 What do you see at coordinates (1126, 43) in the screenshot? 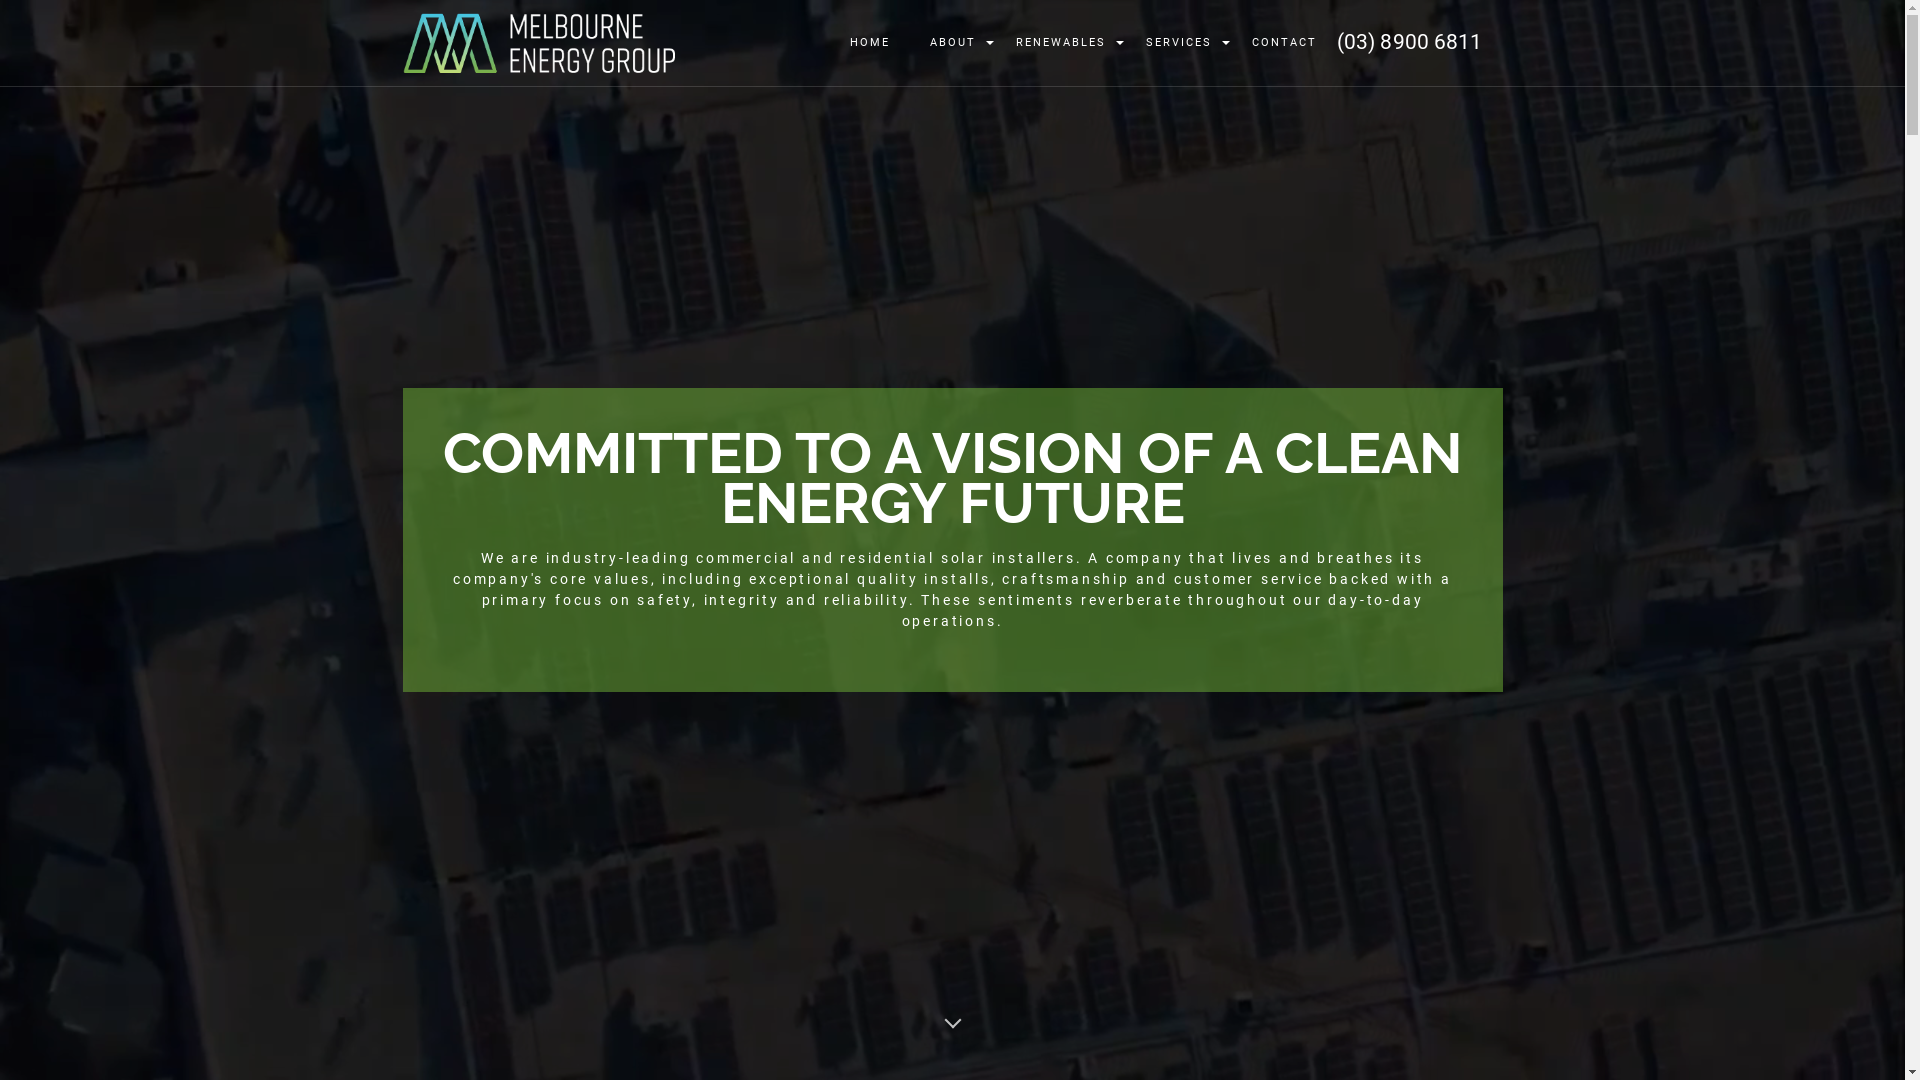
I see `'SERVICES'` at bounding box center [1126, 43].